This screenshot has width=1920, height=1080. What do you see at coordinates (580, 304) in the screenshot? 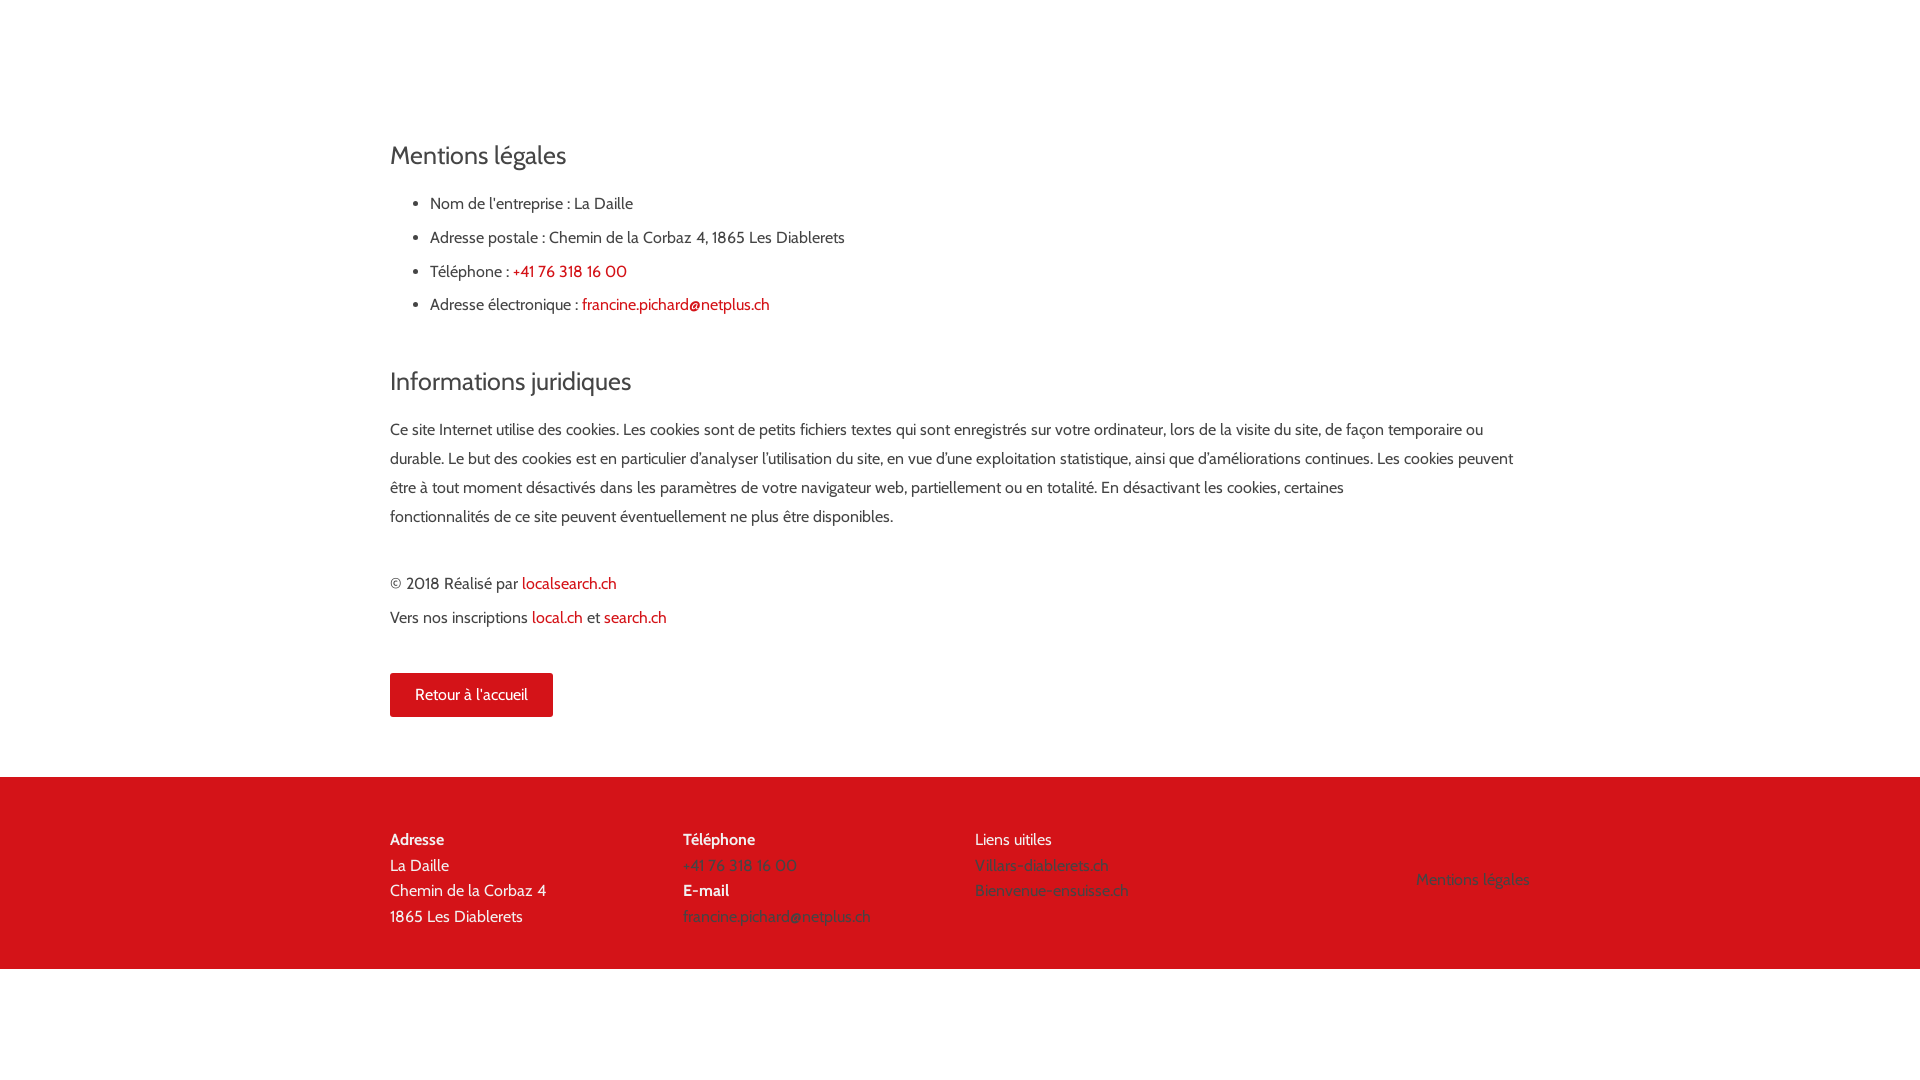
I see `'francine.pichard@netplus.ch'` at bounding box center [580, 304].